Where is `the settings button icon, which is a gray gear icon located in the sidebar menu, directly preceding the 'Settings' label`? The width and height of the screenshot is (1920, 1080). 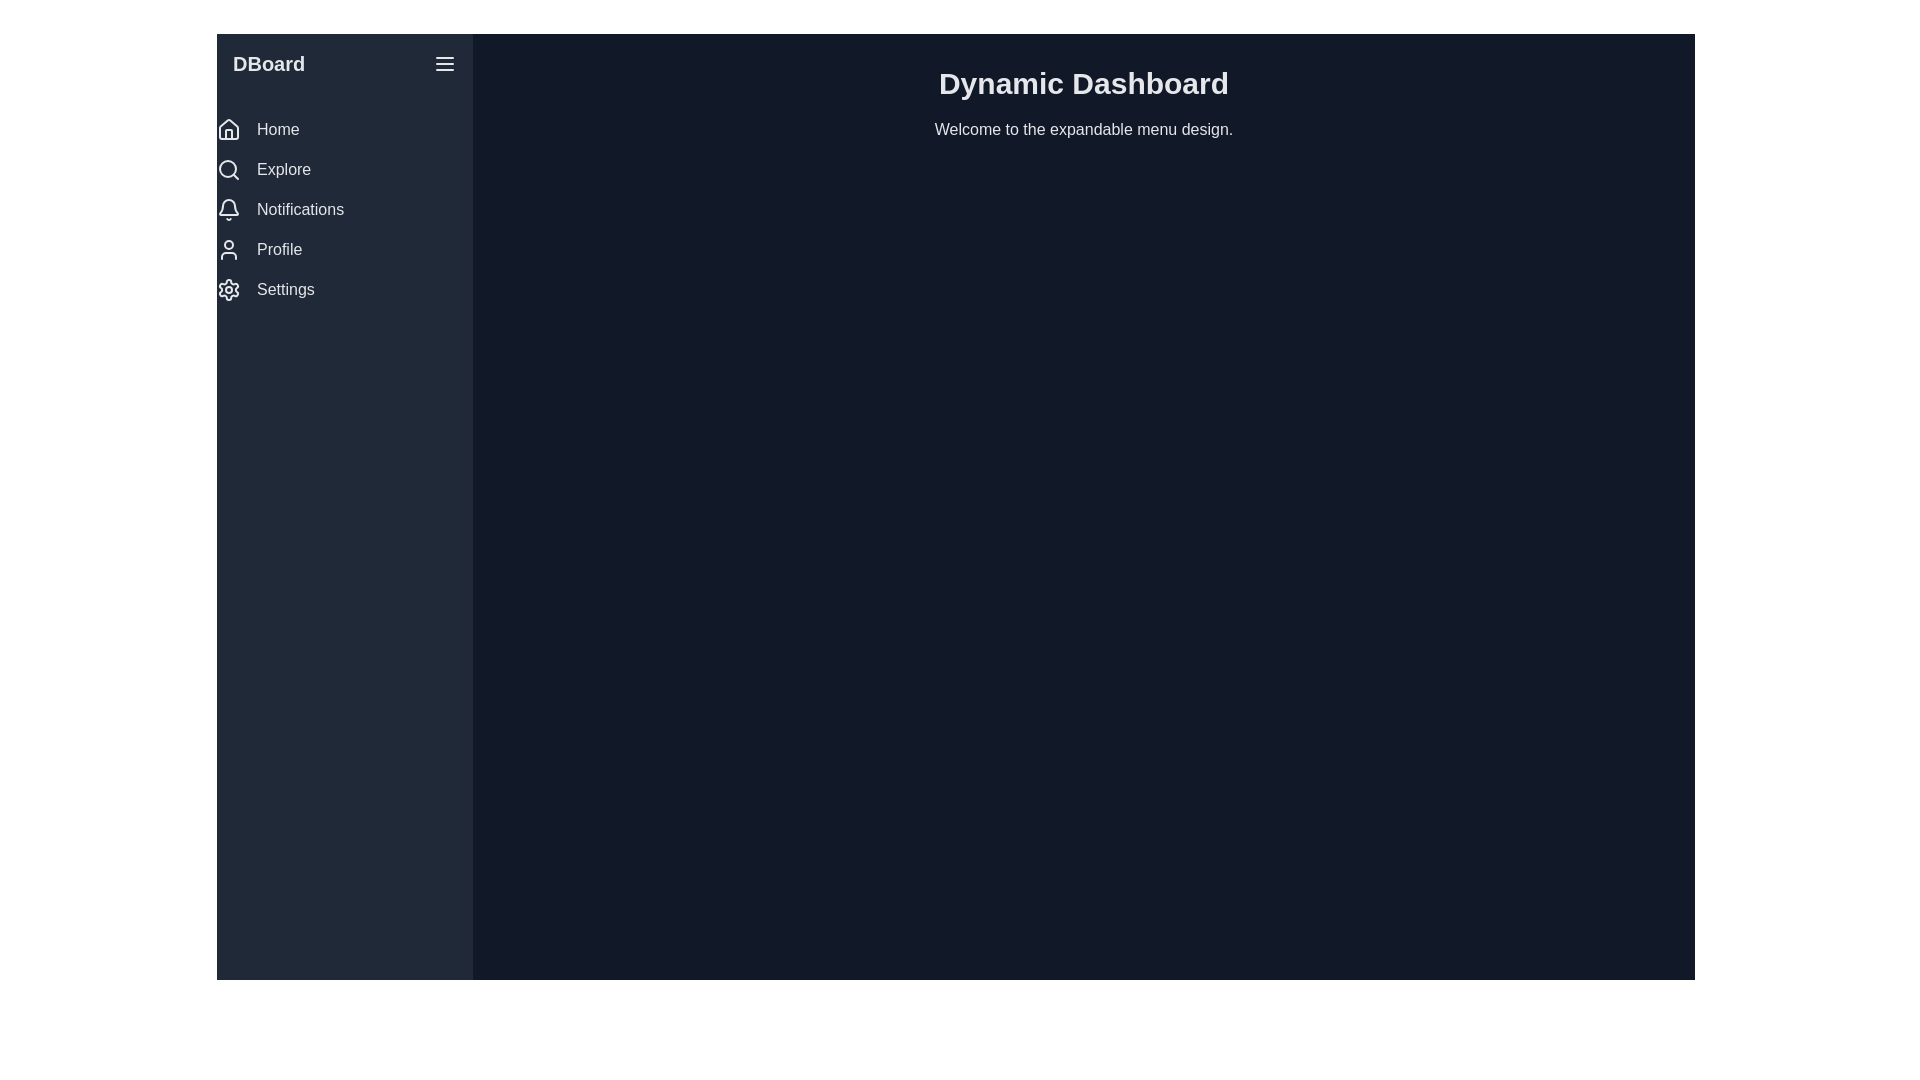
the settings button icon, which is a gray gear icon located in the sidebar menu, directly preceding the 'Settings' label is located at coordinates (229, 289).